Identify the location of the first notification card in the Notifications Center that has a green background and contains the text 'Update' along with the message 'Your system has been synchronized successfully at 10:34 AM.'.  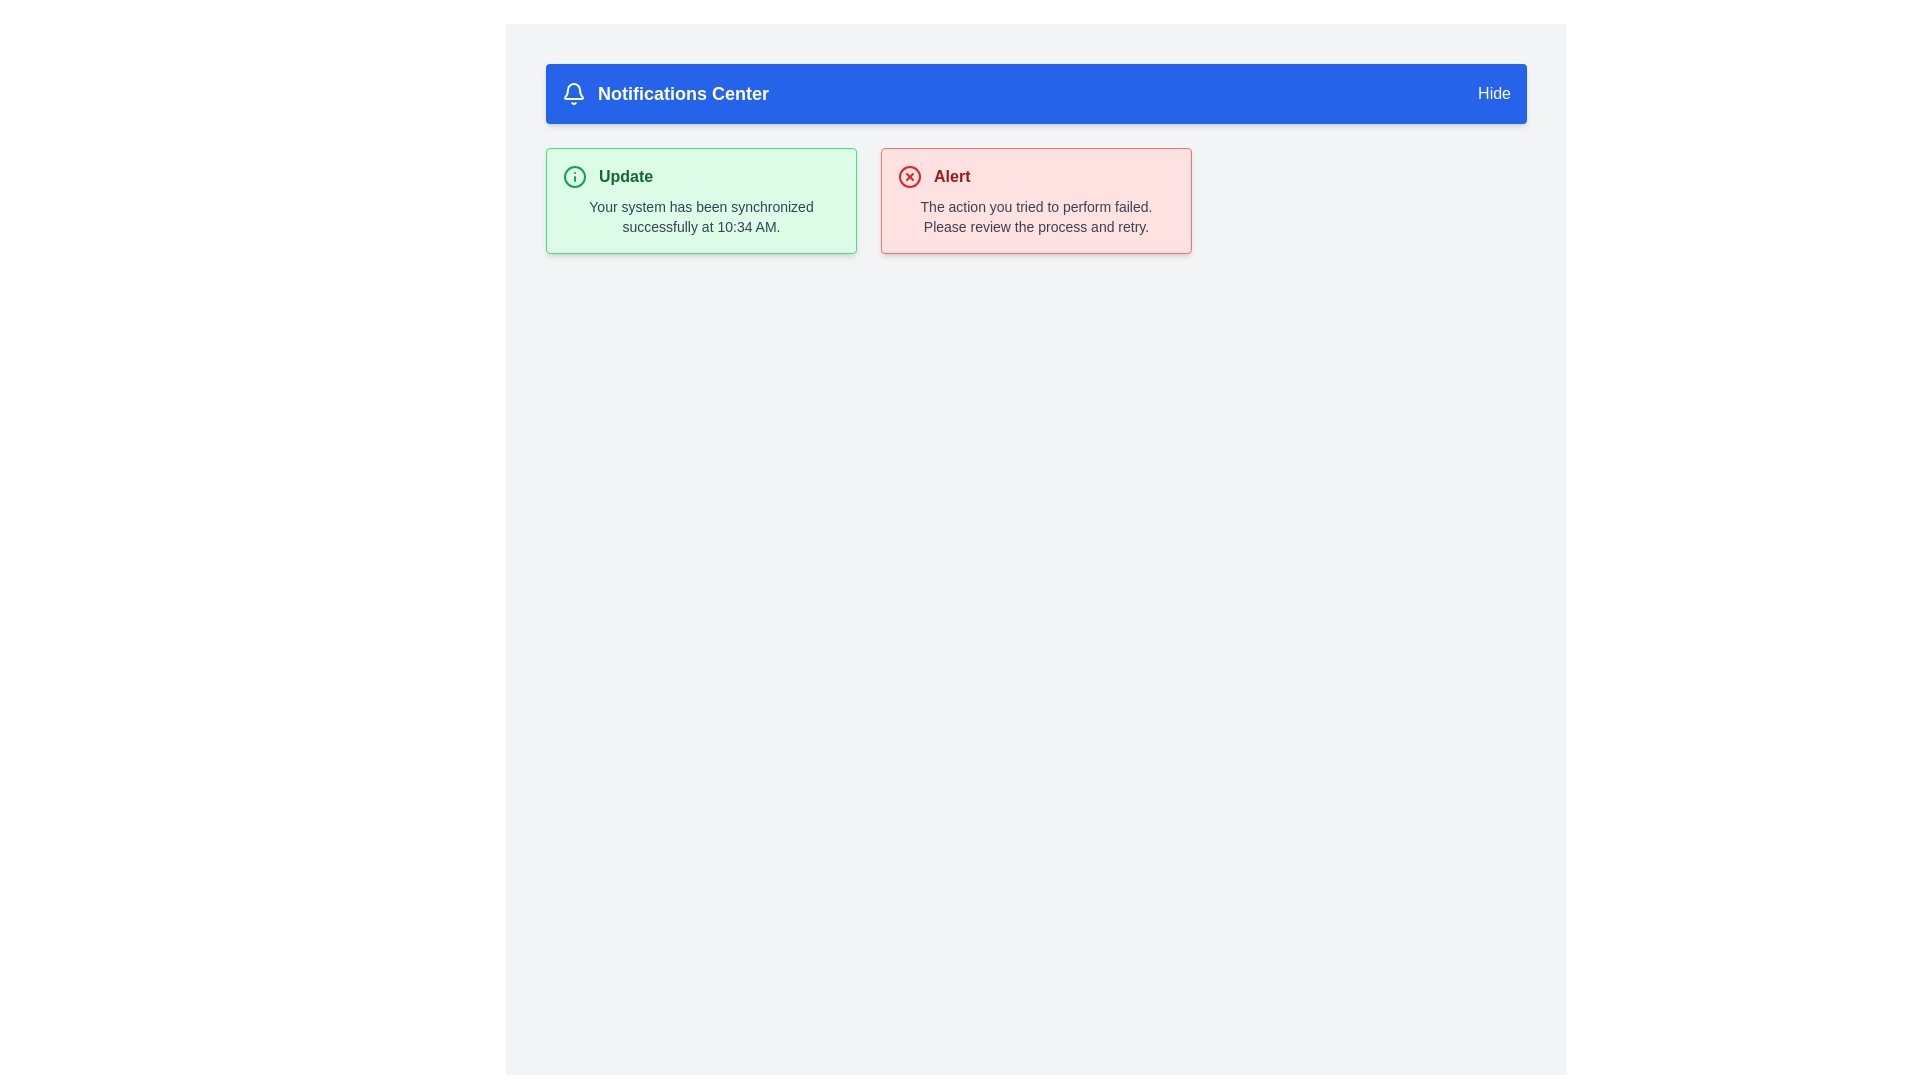
(701, 200).